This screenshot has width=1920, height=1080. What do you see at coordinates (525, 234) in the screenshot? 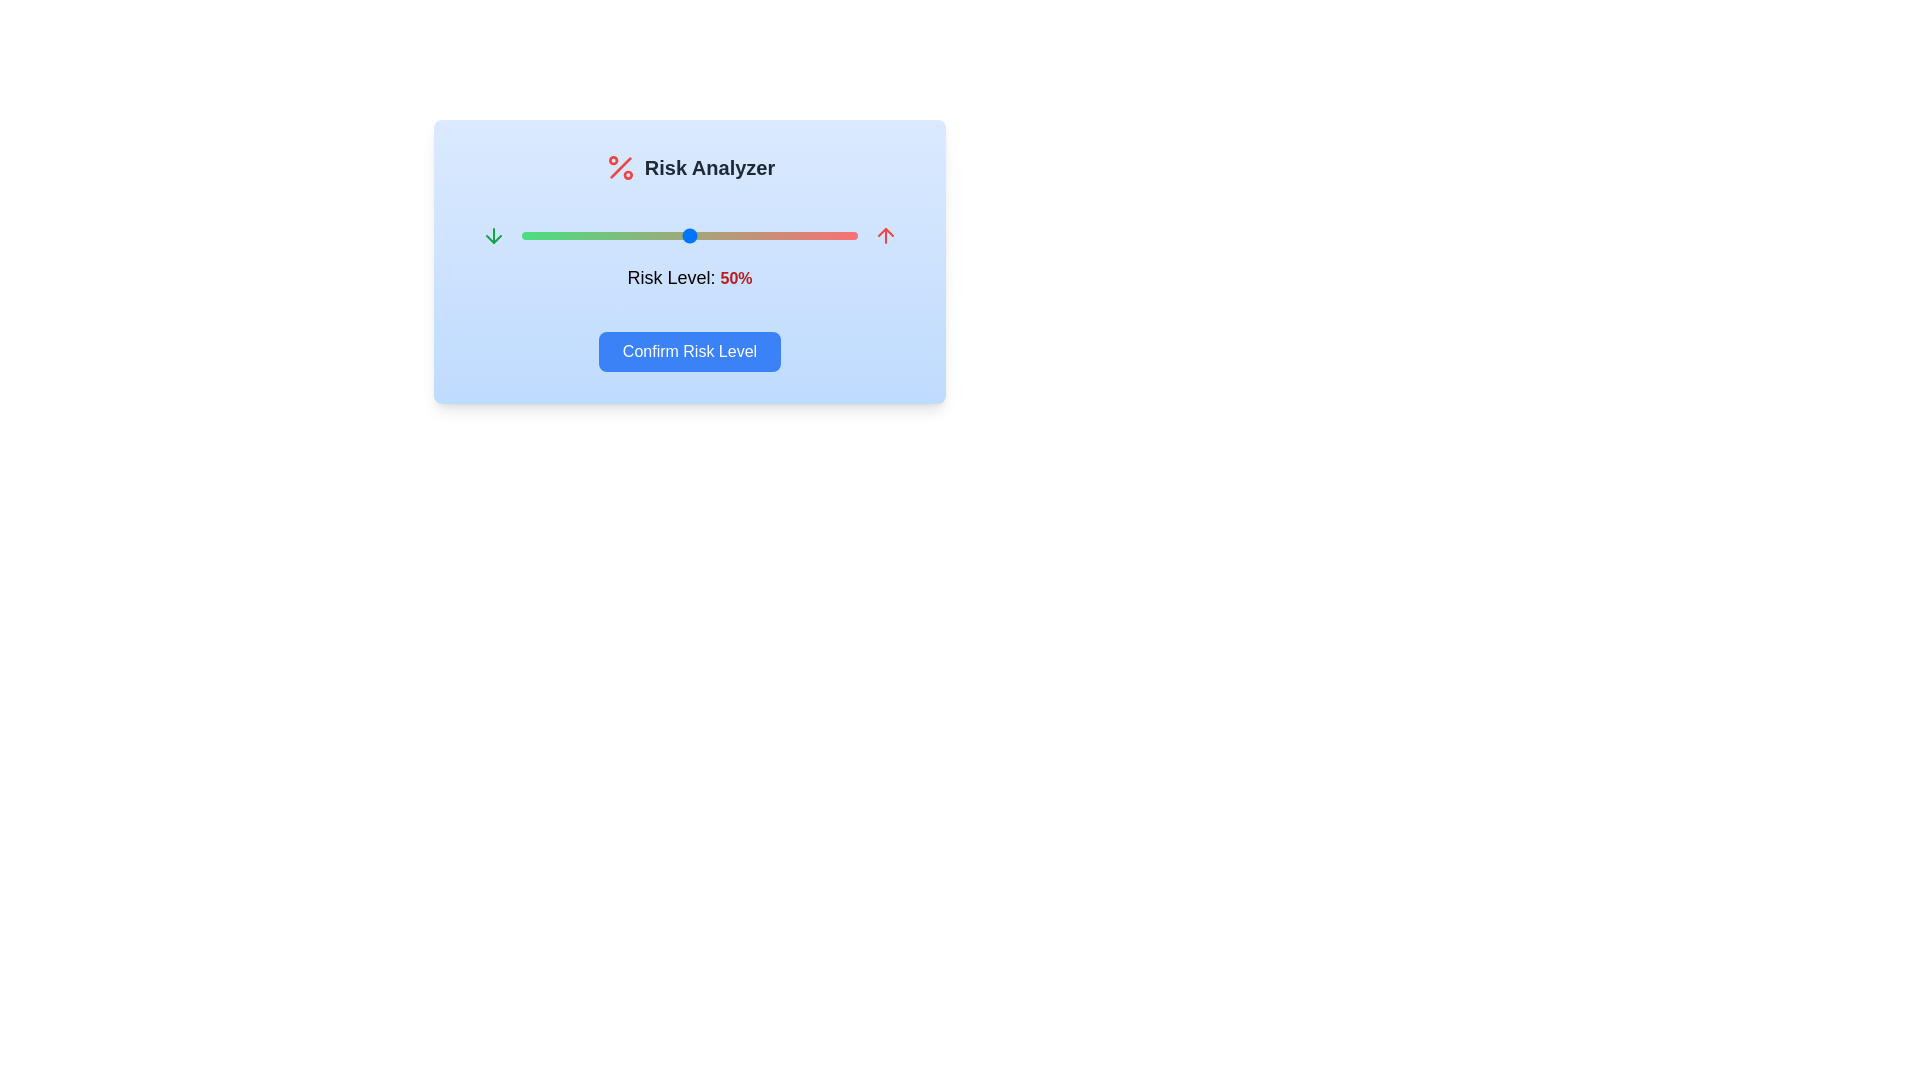
I see `the risk level to 1% by interacting with the slider` at bounding box center [525, 234].